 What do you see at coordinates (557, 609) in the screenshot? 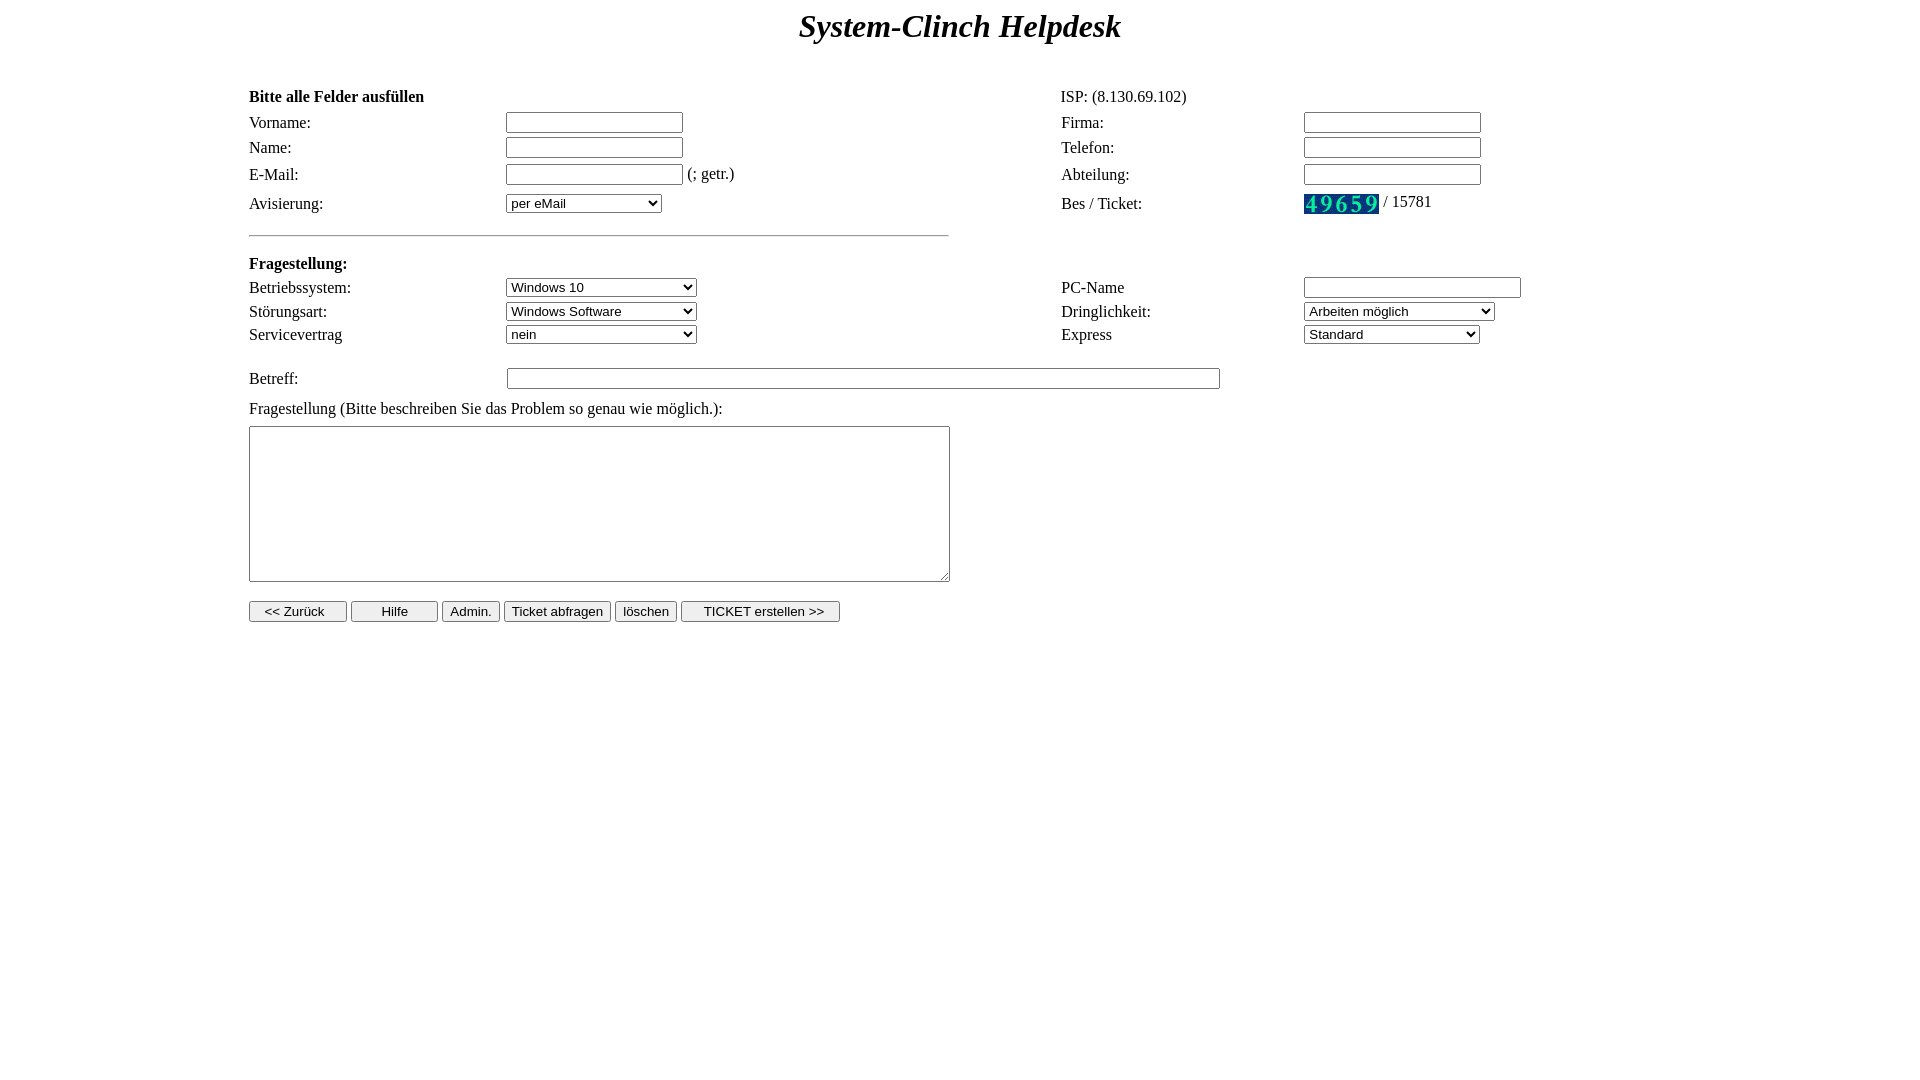
I see `'Ticket abfragen'` at bounding box center [557, 609].